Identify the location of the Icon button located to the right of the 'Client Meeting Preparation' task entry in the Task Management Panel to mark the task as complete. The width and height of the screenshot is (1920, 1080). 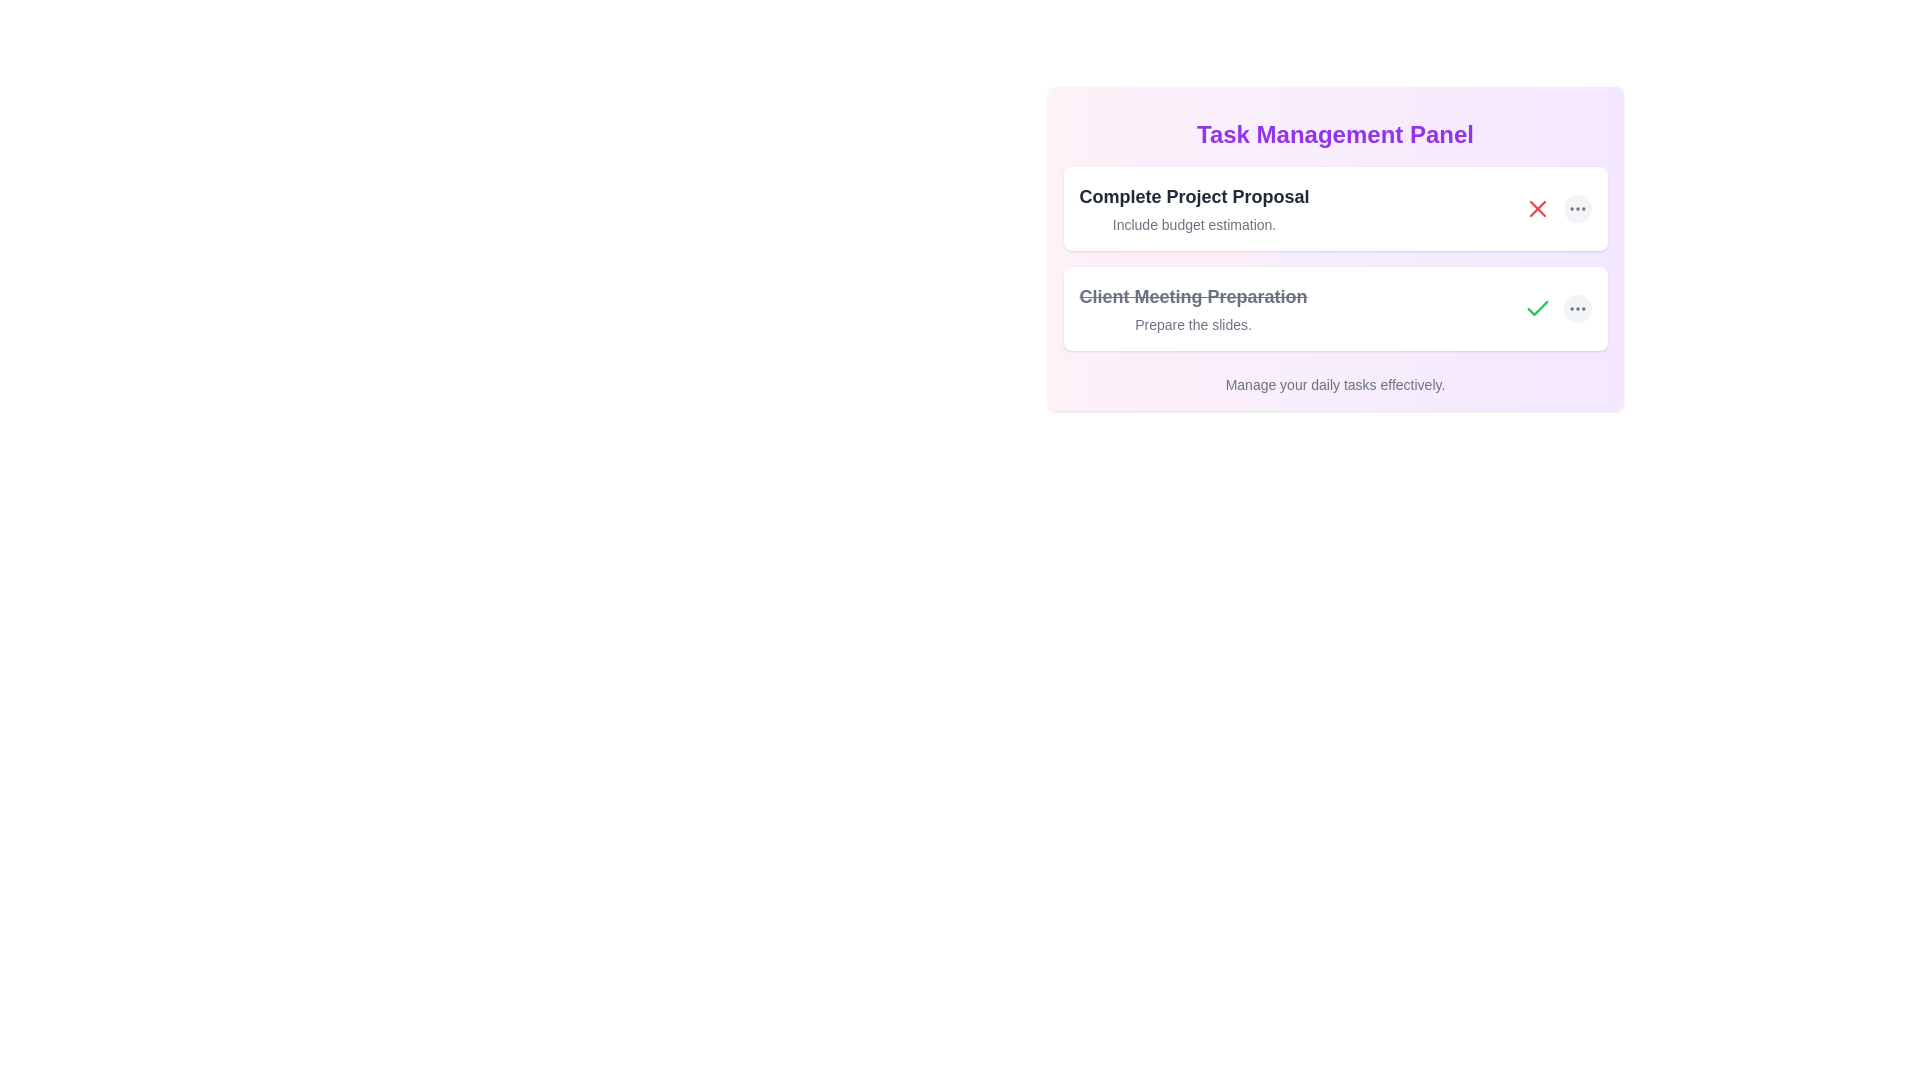
(1536, 308).